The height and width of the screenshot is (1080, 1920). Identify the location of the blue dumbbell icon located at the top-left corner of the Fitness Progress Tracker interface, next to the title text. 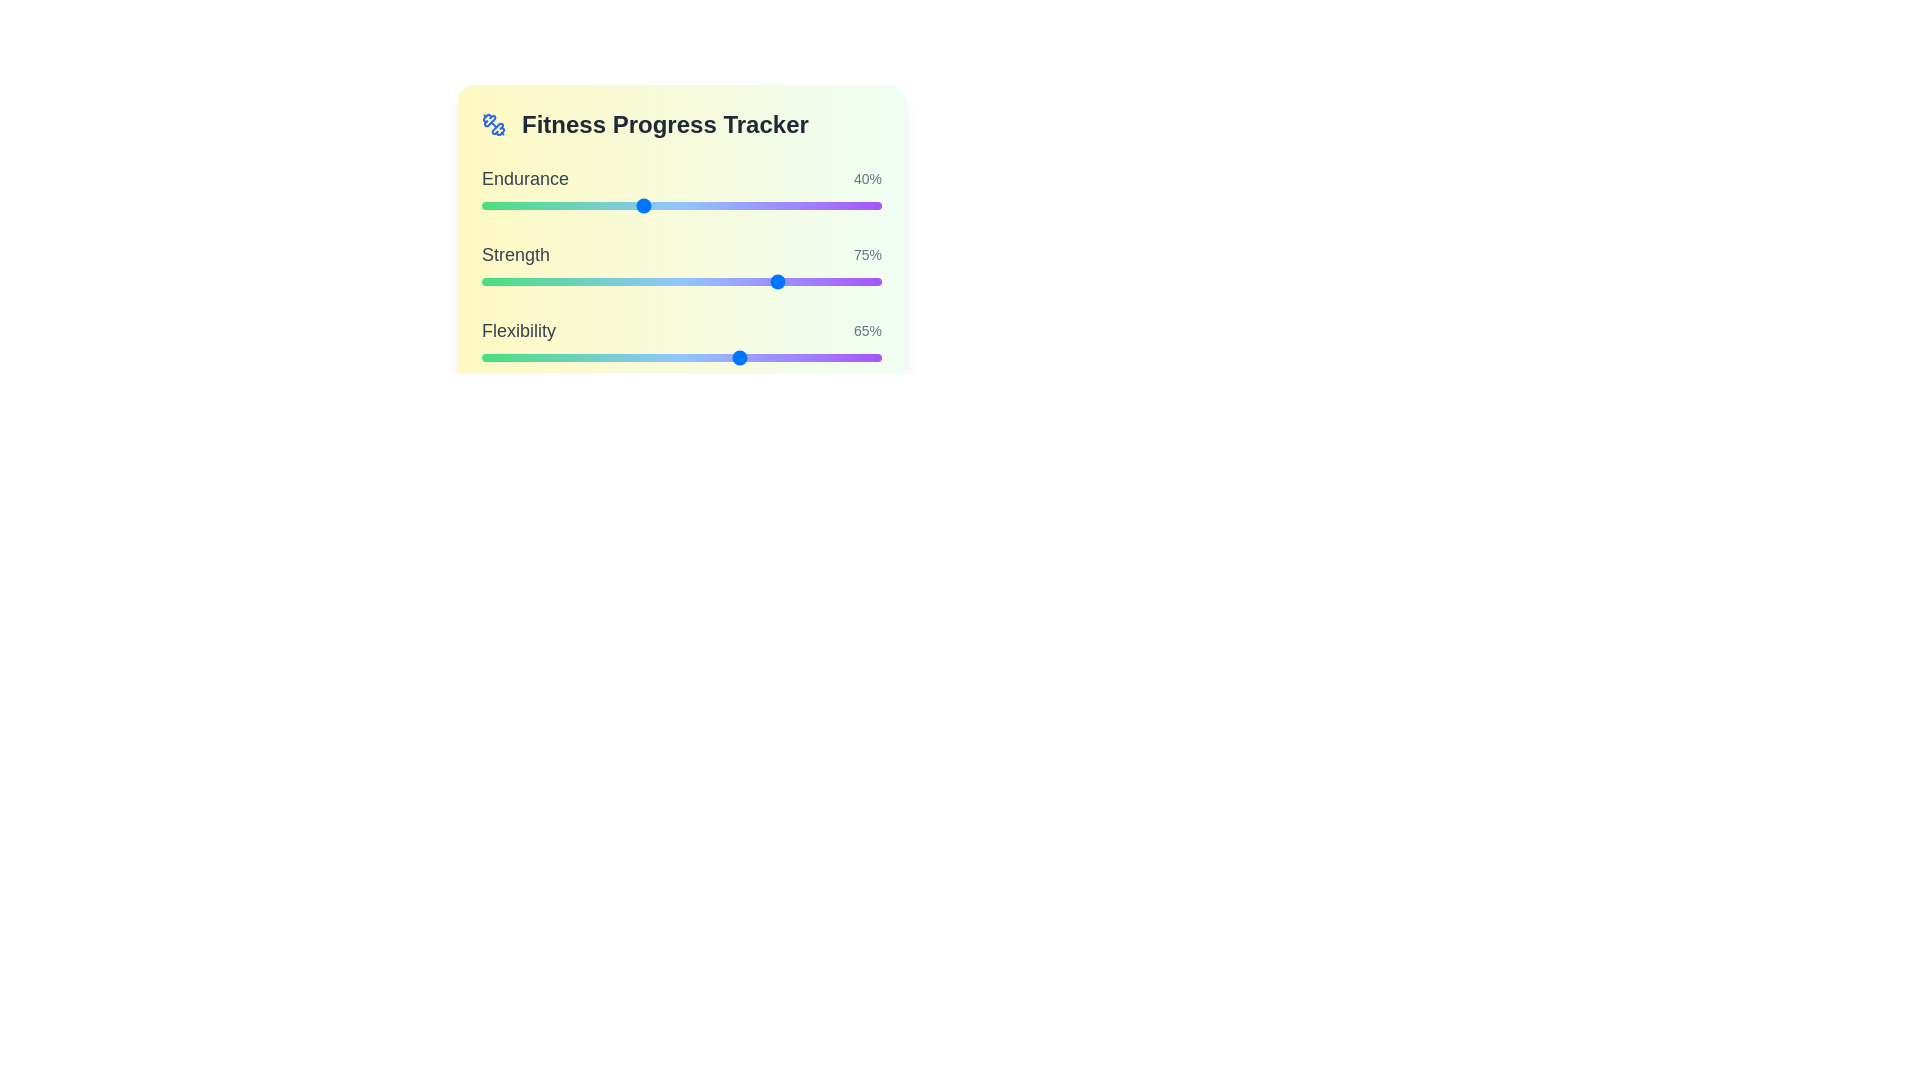
(498, 129).